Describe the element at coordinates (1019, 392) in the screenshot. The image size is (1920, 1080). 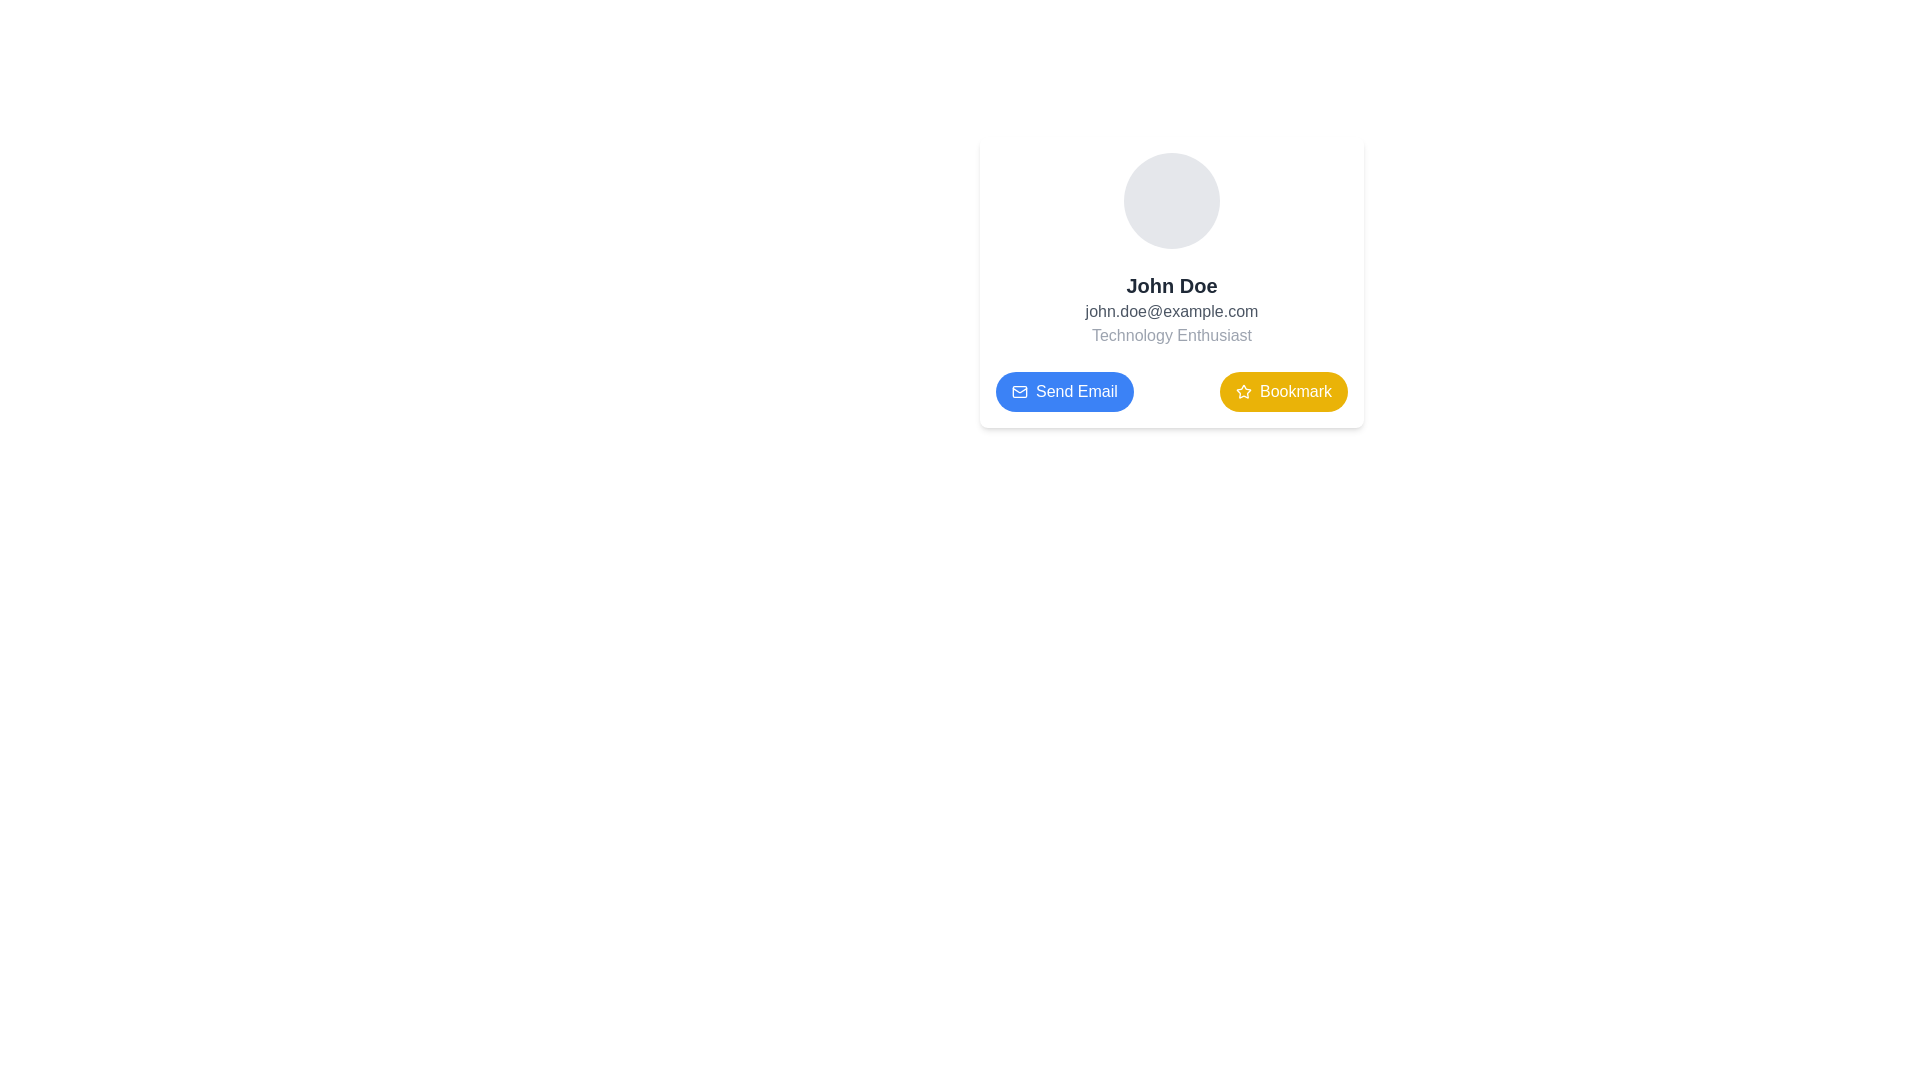
I see `the mail envelope icon located on the left side inside the 'Send Email' button at the bottom-left of the user profile card` at that location.